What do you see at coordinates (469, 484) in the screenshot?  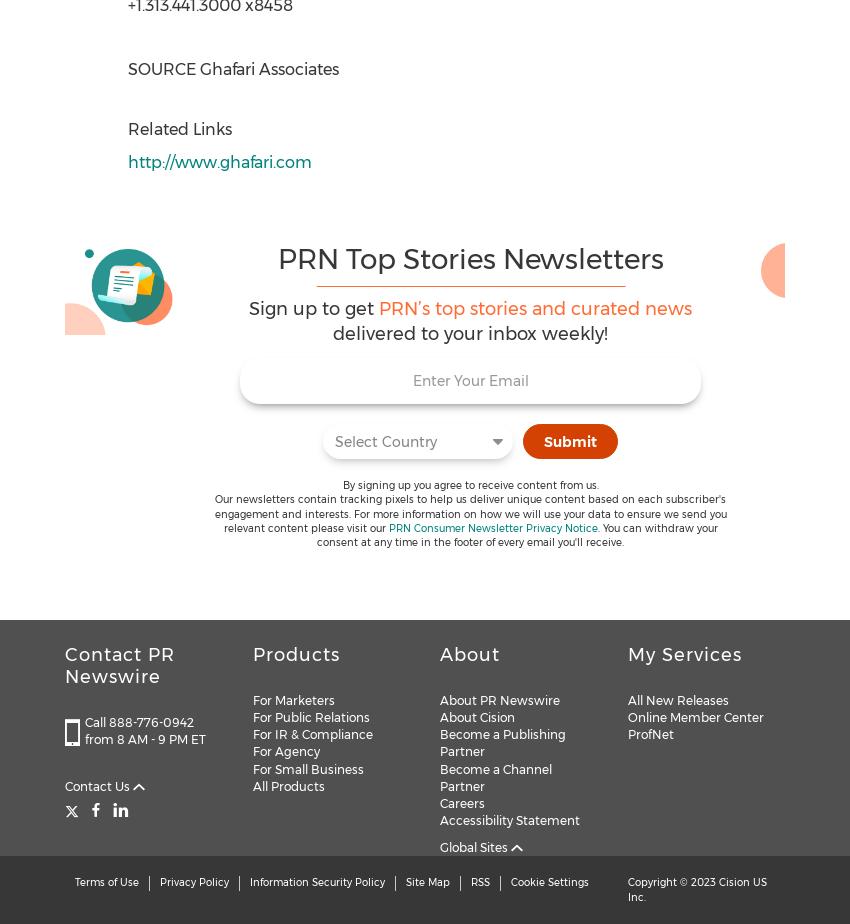 I see `'By signing up you agree to receive content from us.'` at bounding box center [469, 484].